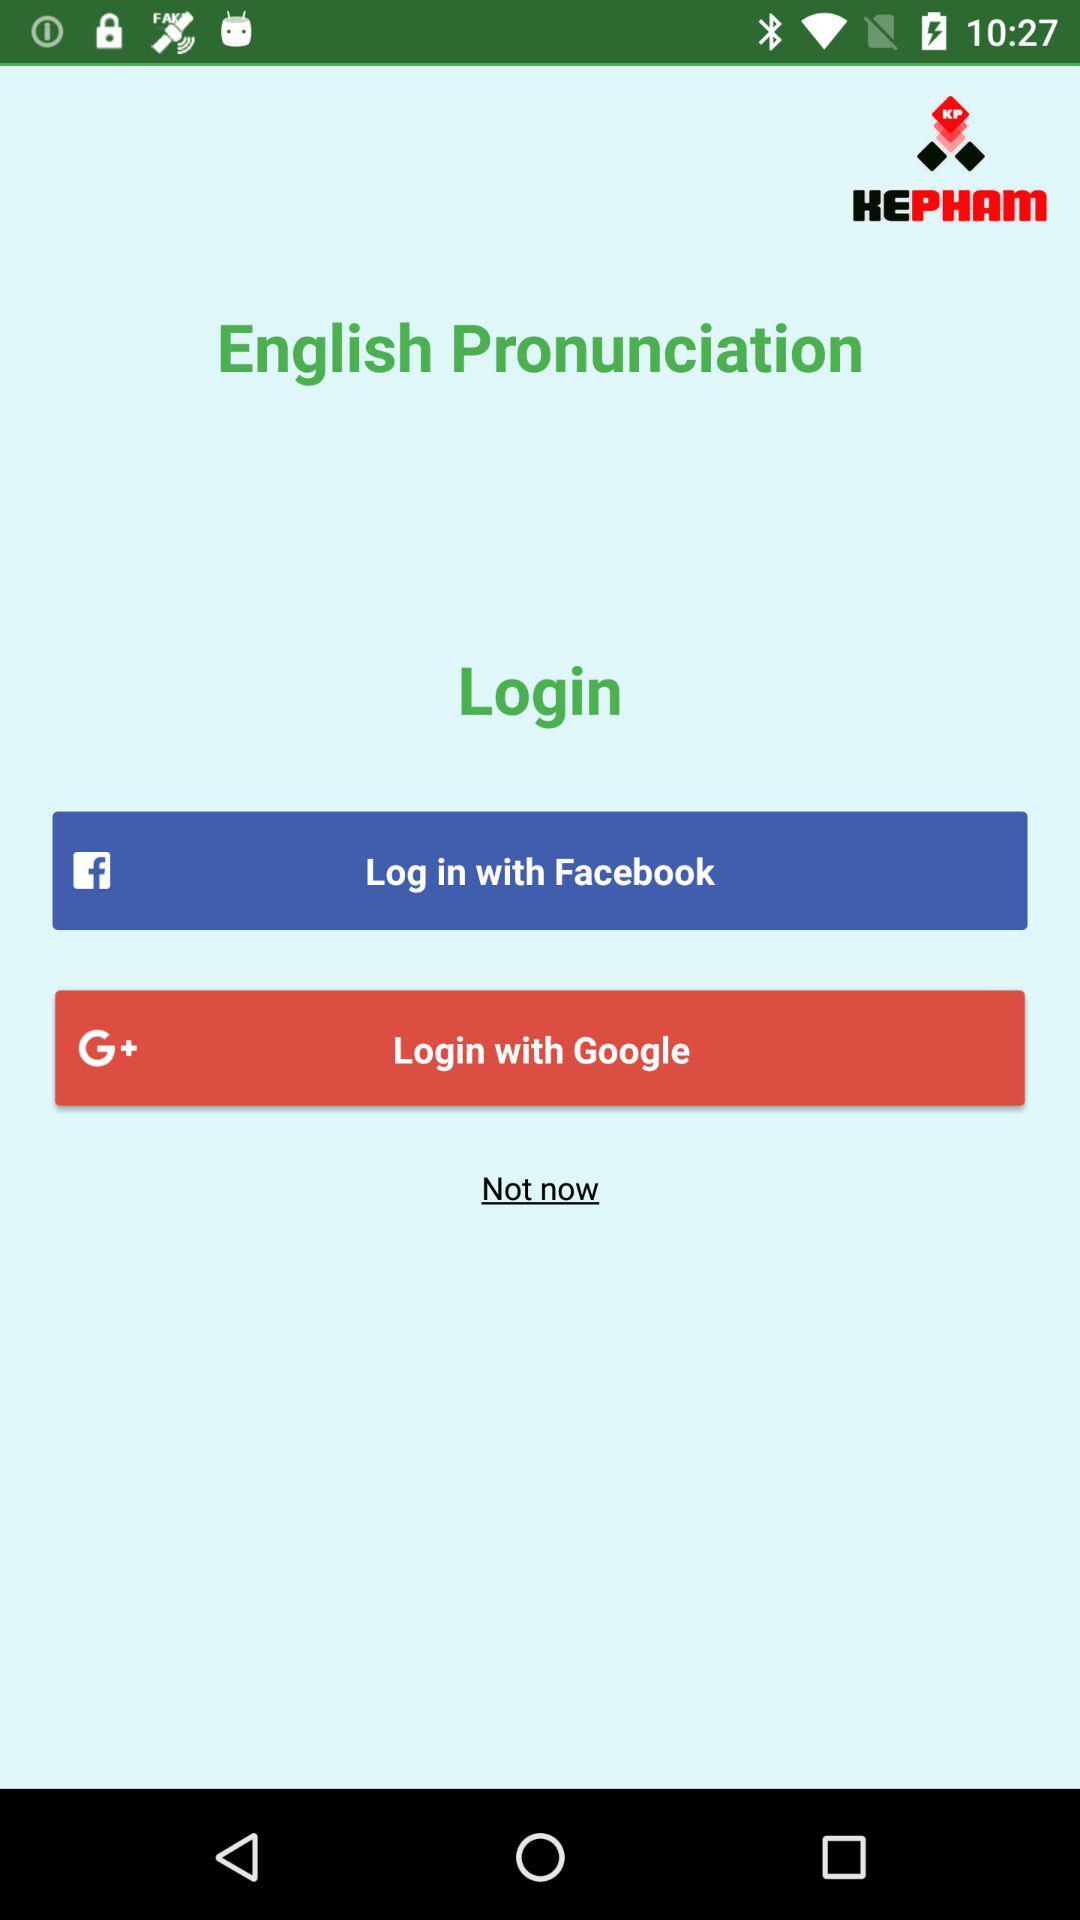  I want to click on the item below login item, so click(540, 870).